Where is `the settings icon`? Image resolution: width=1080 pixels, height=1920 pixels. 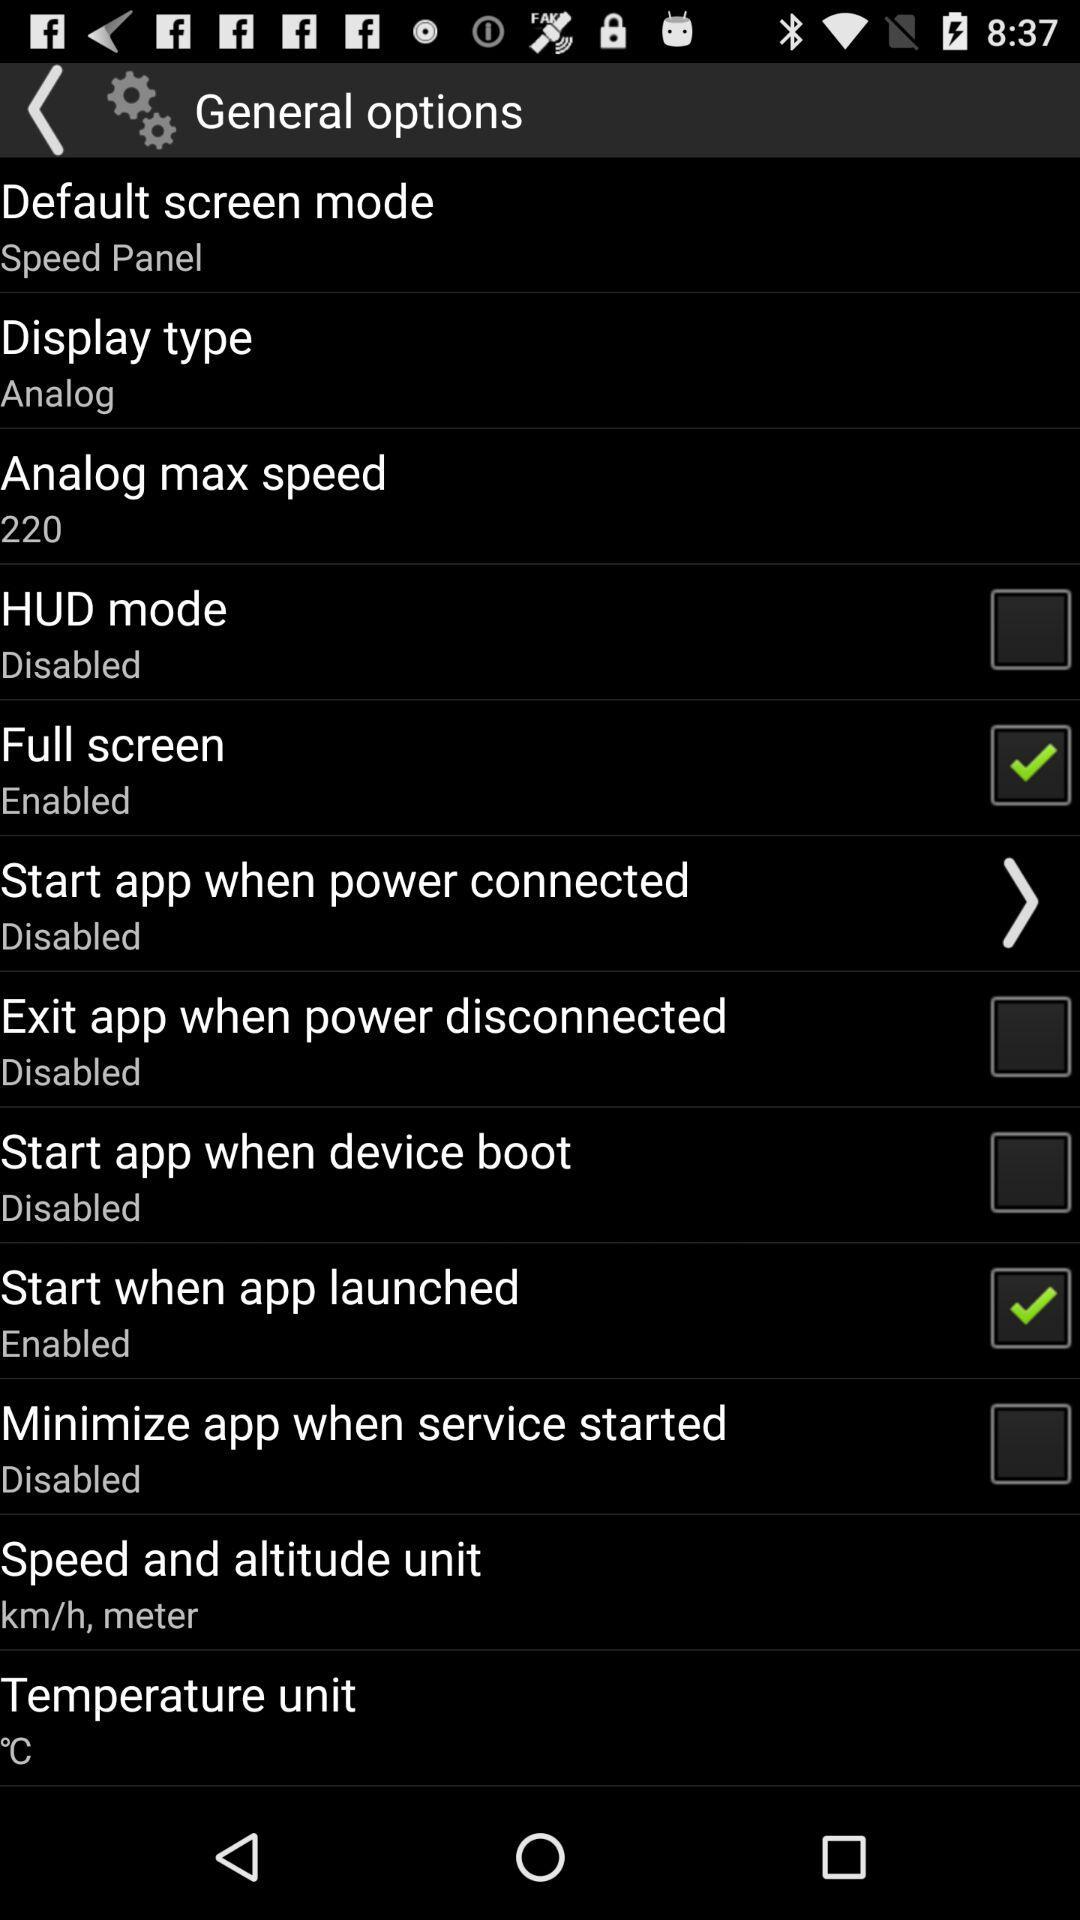
the settings icon is located at coordinates (140, 117).